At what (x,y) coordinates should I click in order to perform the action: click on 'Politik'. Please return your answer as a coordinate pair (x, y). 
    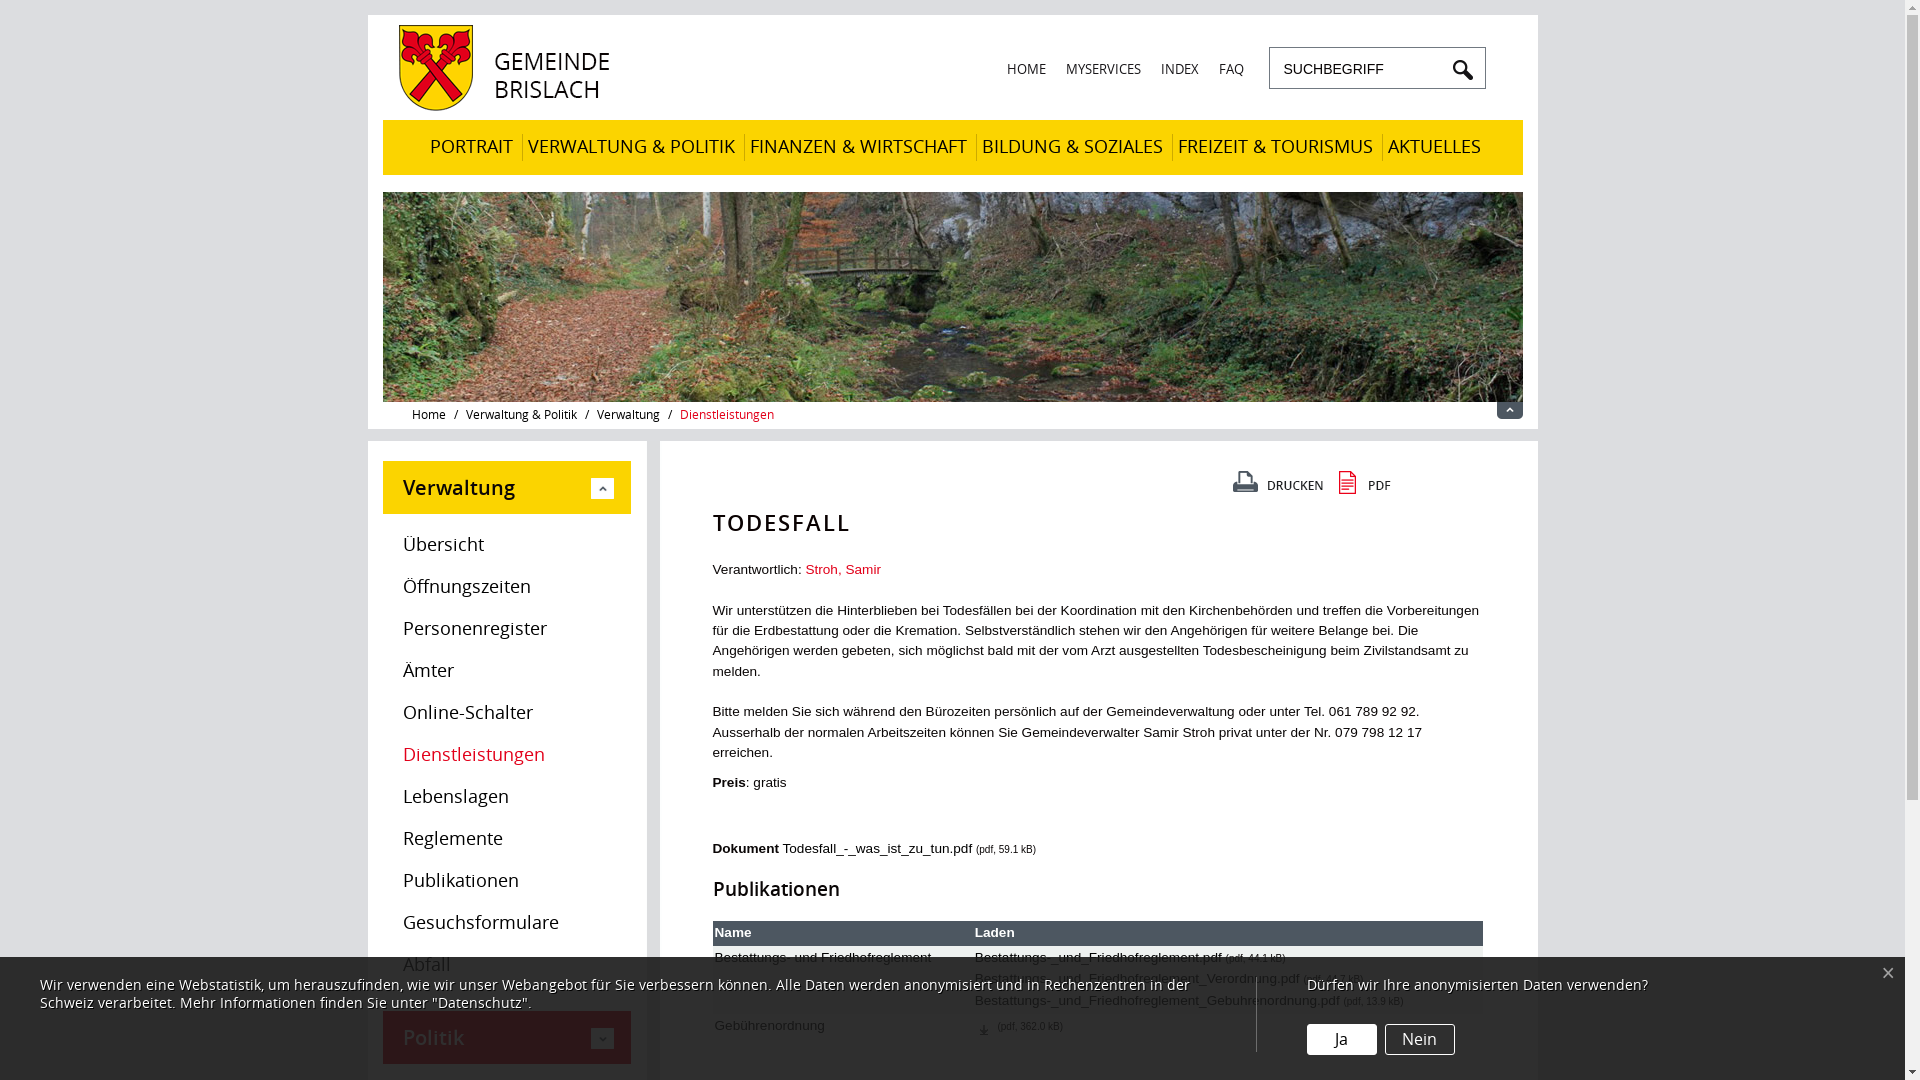
    Looking at the image, I should click on (505, 1036).